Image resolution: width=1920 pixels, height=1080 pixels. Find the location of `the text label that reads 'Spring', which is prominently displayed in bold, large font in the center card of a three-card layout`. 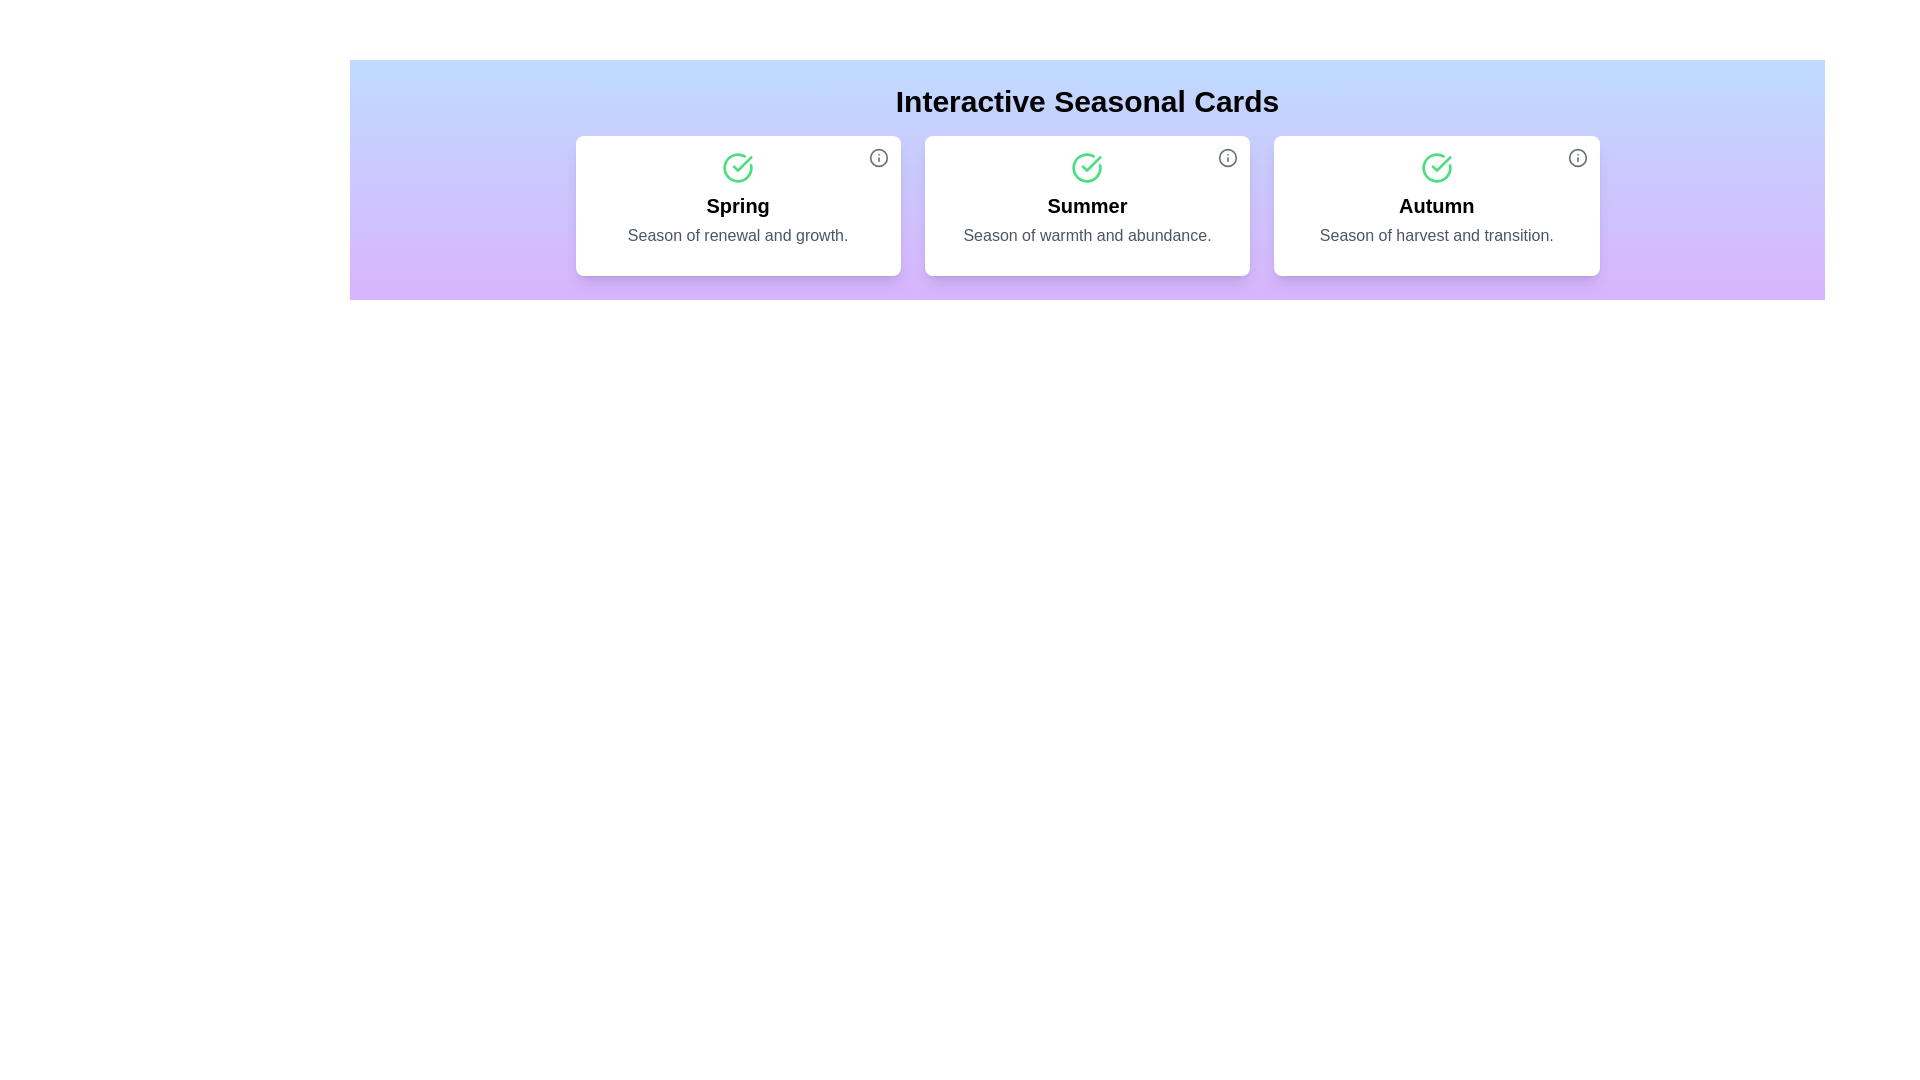

the text label that reads 'Spring', which is prominently displayed in bold, large font in the center card of a three-card layout is located at coordinates (737, 205).